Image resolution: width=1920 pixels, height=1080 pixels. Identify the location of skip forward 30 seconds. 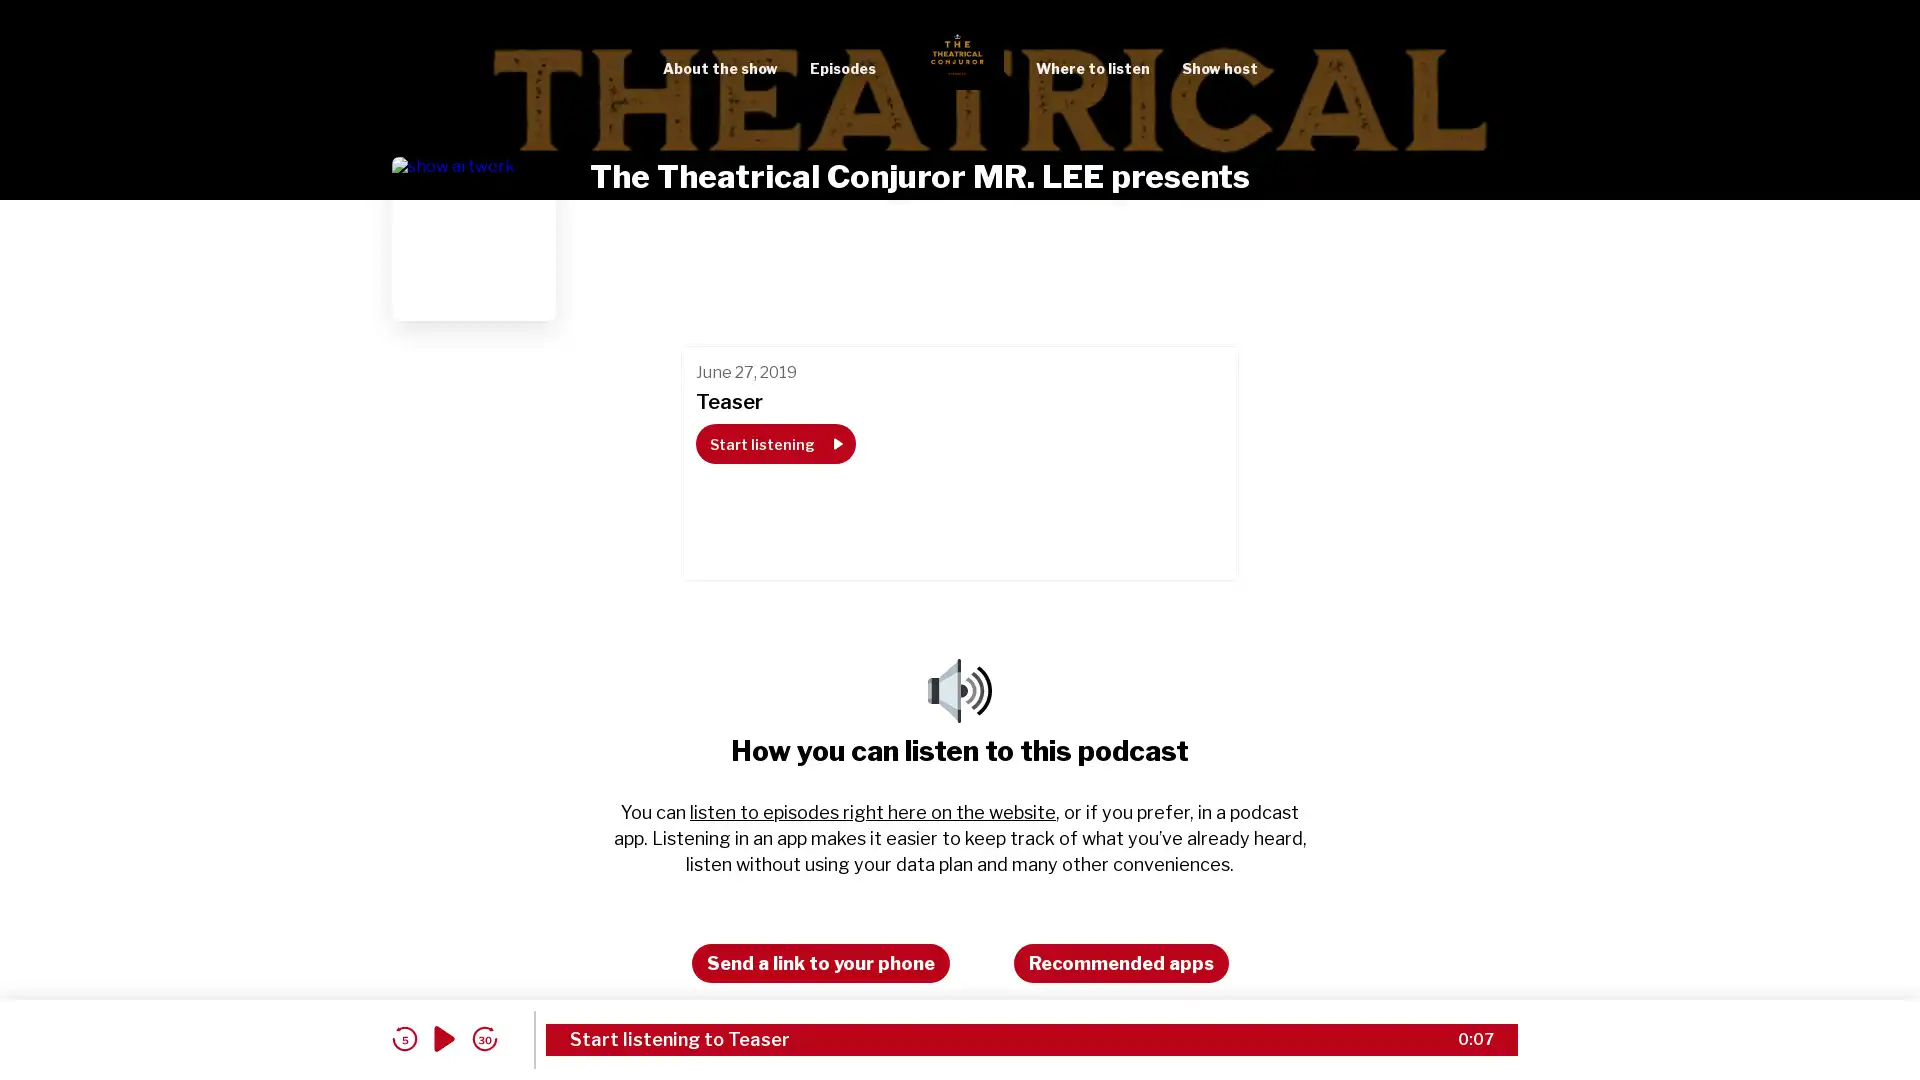
(484, 1038).